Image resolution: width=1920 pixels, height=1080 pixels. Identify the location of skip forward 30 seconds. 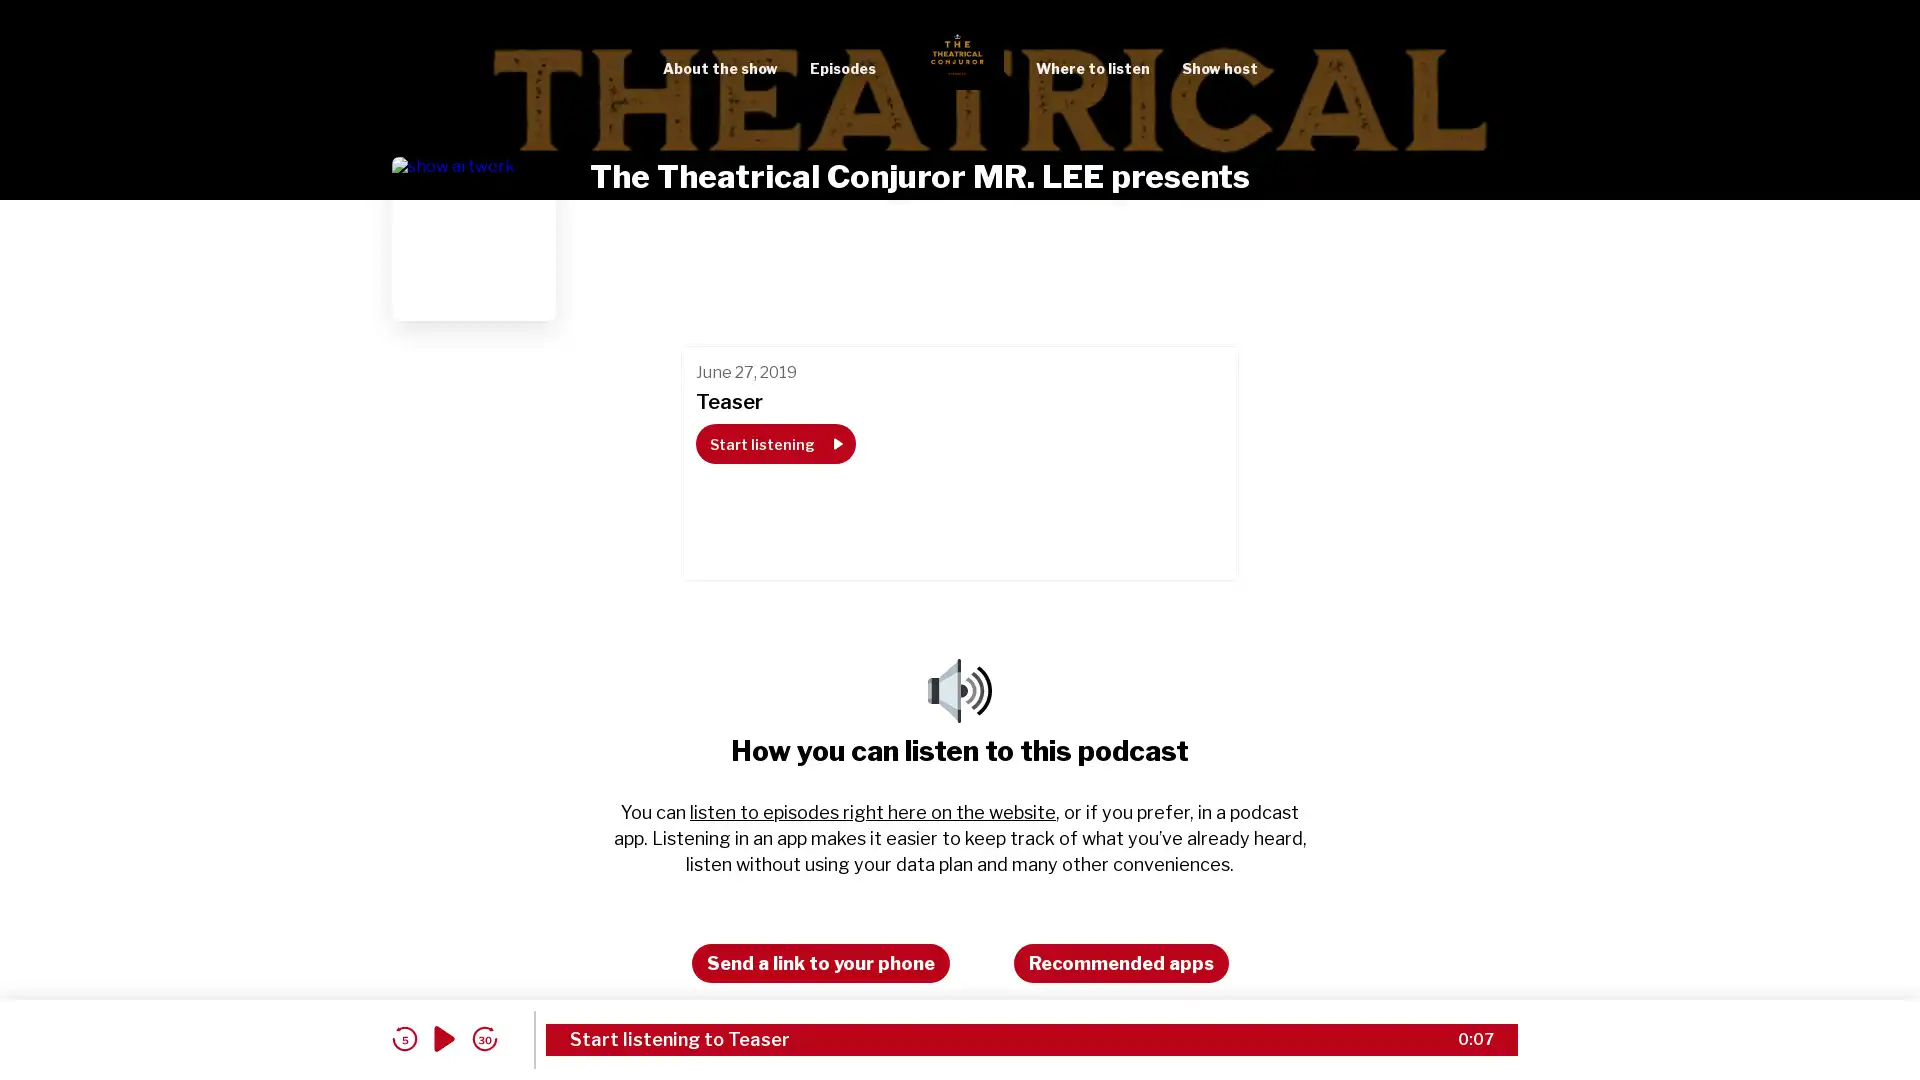
(484, 1038).